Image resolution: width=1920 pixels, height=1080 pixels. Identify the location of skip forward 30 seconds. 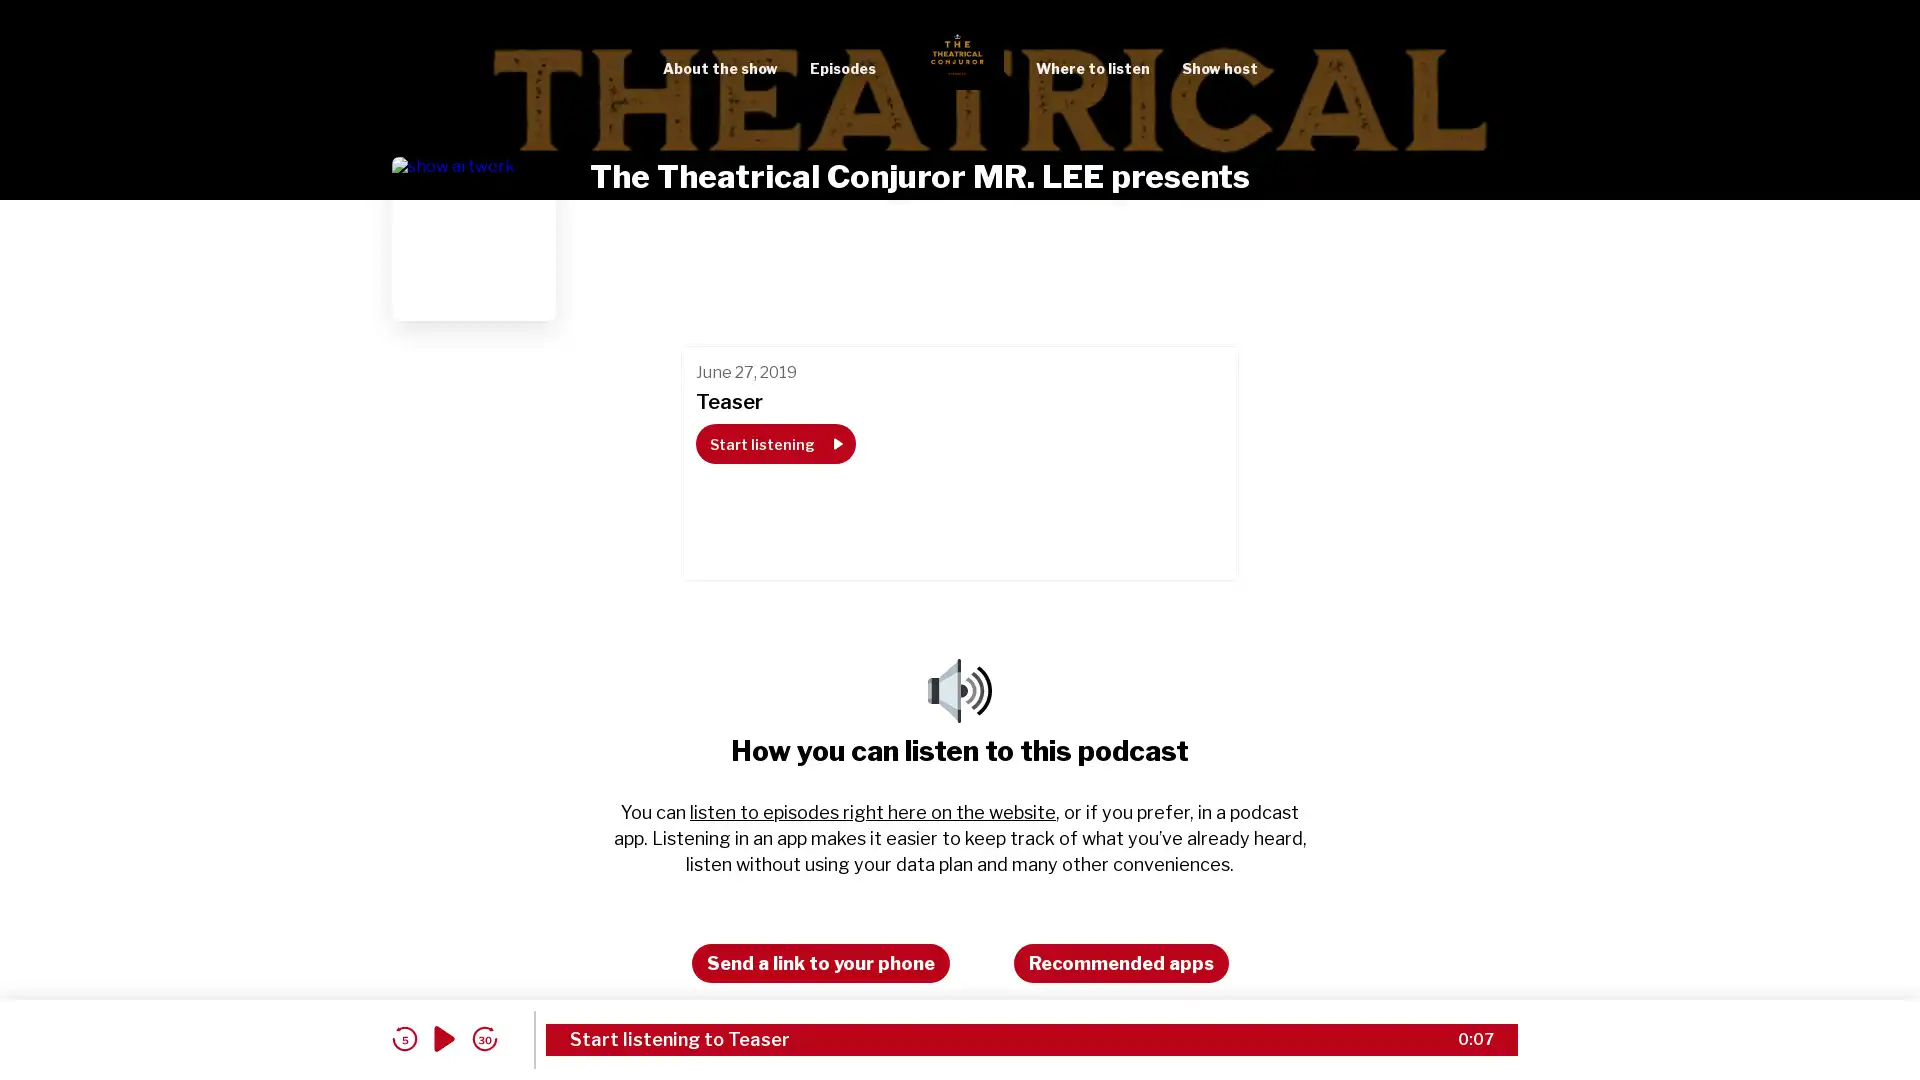
(484, 1038).